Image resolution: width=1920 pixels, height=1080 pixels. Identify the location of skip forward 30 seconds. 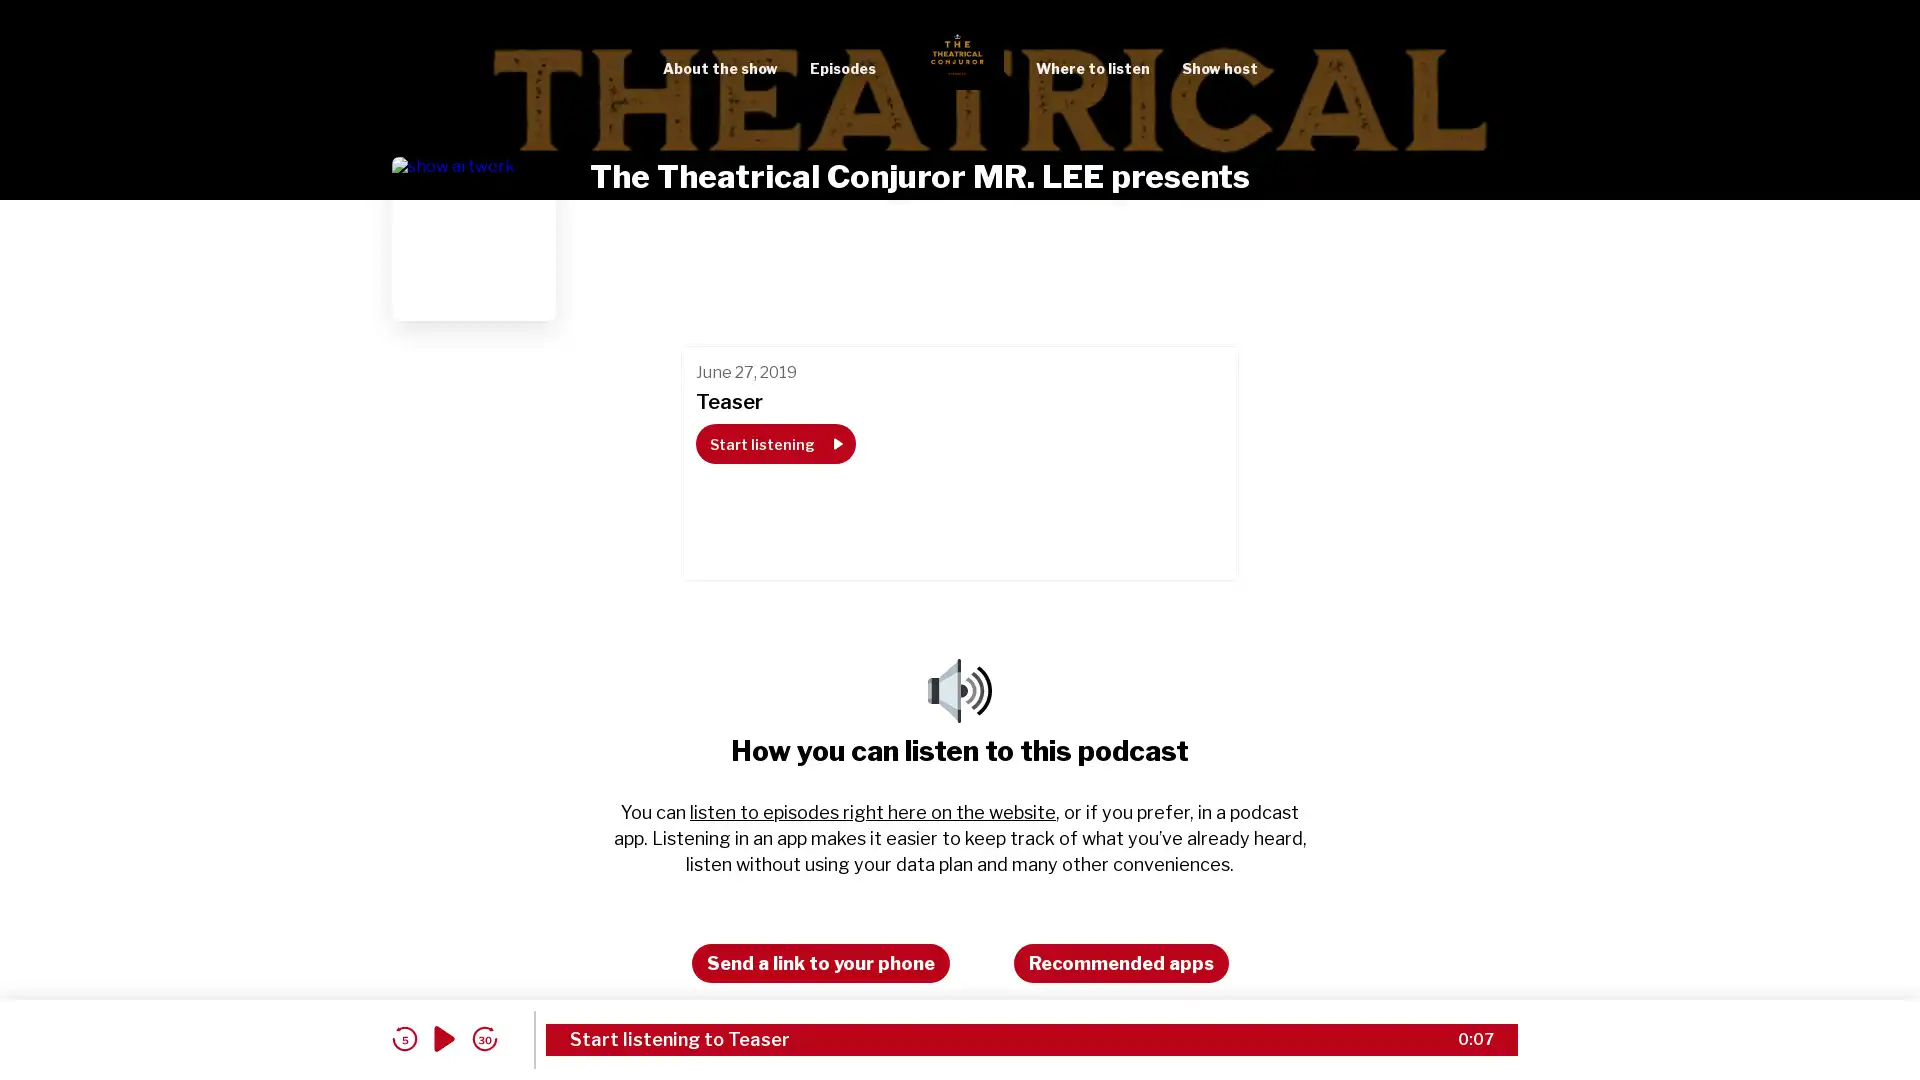
(484, 1038).